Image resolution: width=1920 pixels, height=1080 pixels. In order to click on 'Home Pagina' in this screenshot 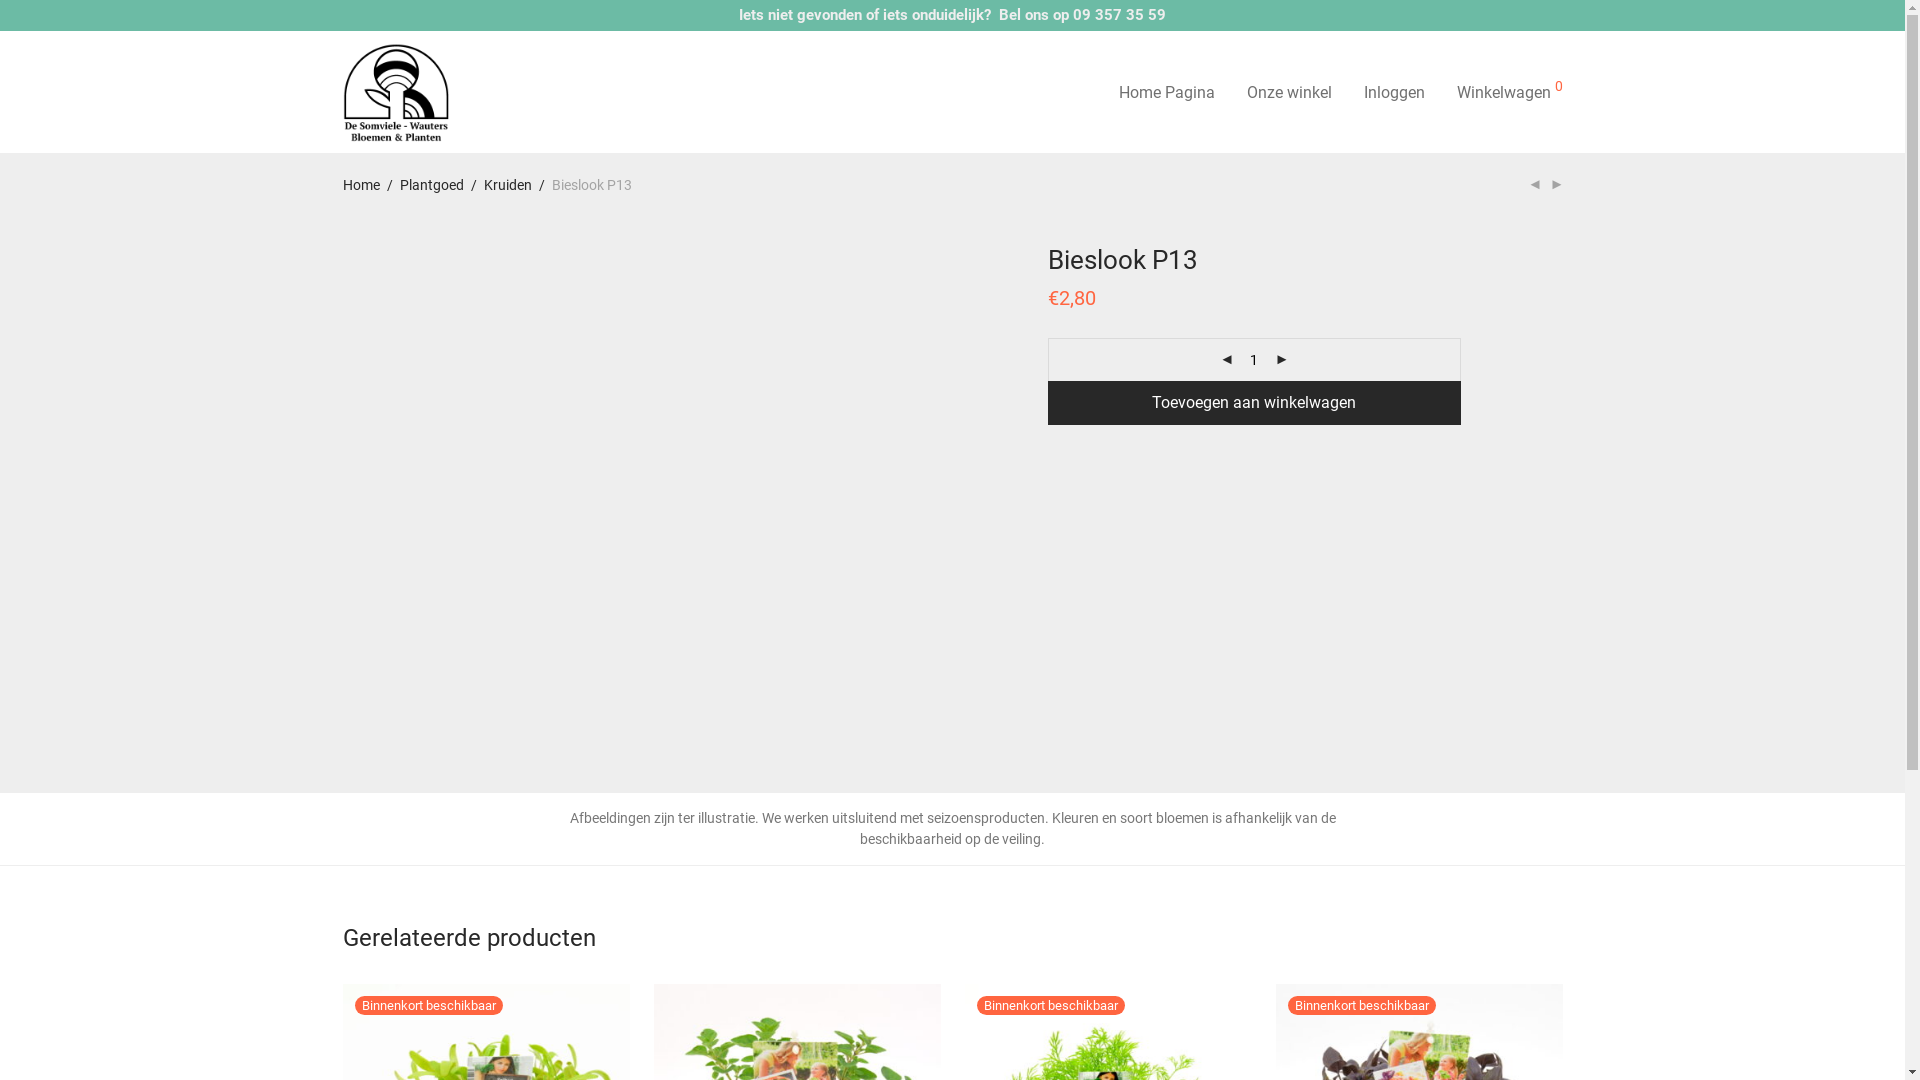, I will do `click(1101, 92)`.